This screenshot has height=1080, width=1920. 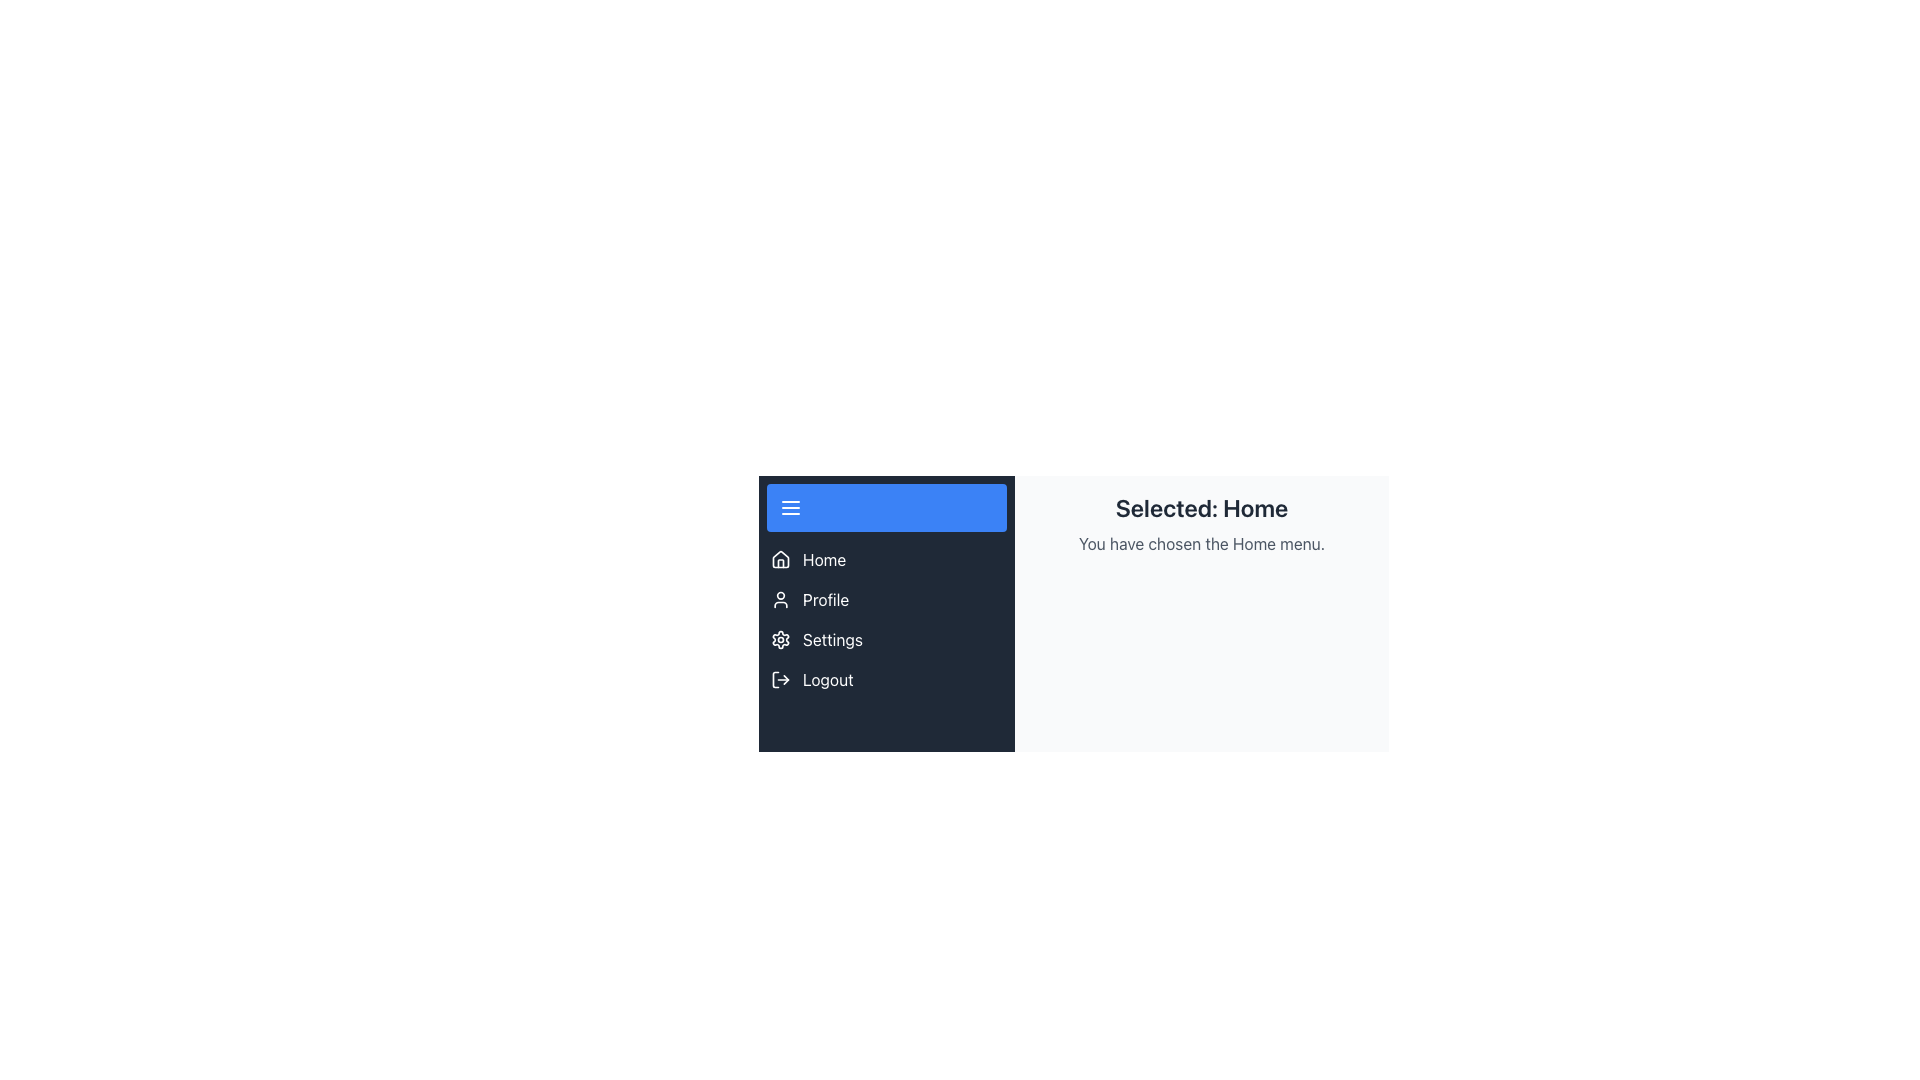 What do you see at coordinates (886, 599) in the screenshot?
I see `the 'Profile' navigation button, which is the second item in the vertical list of menu options` at bounding box center [886, 599].